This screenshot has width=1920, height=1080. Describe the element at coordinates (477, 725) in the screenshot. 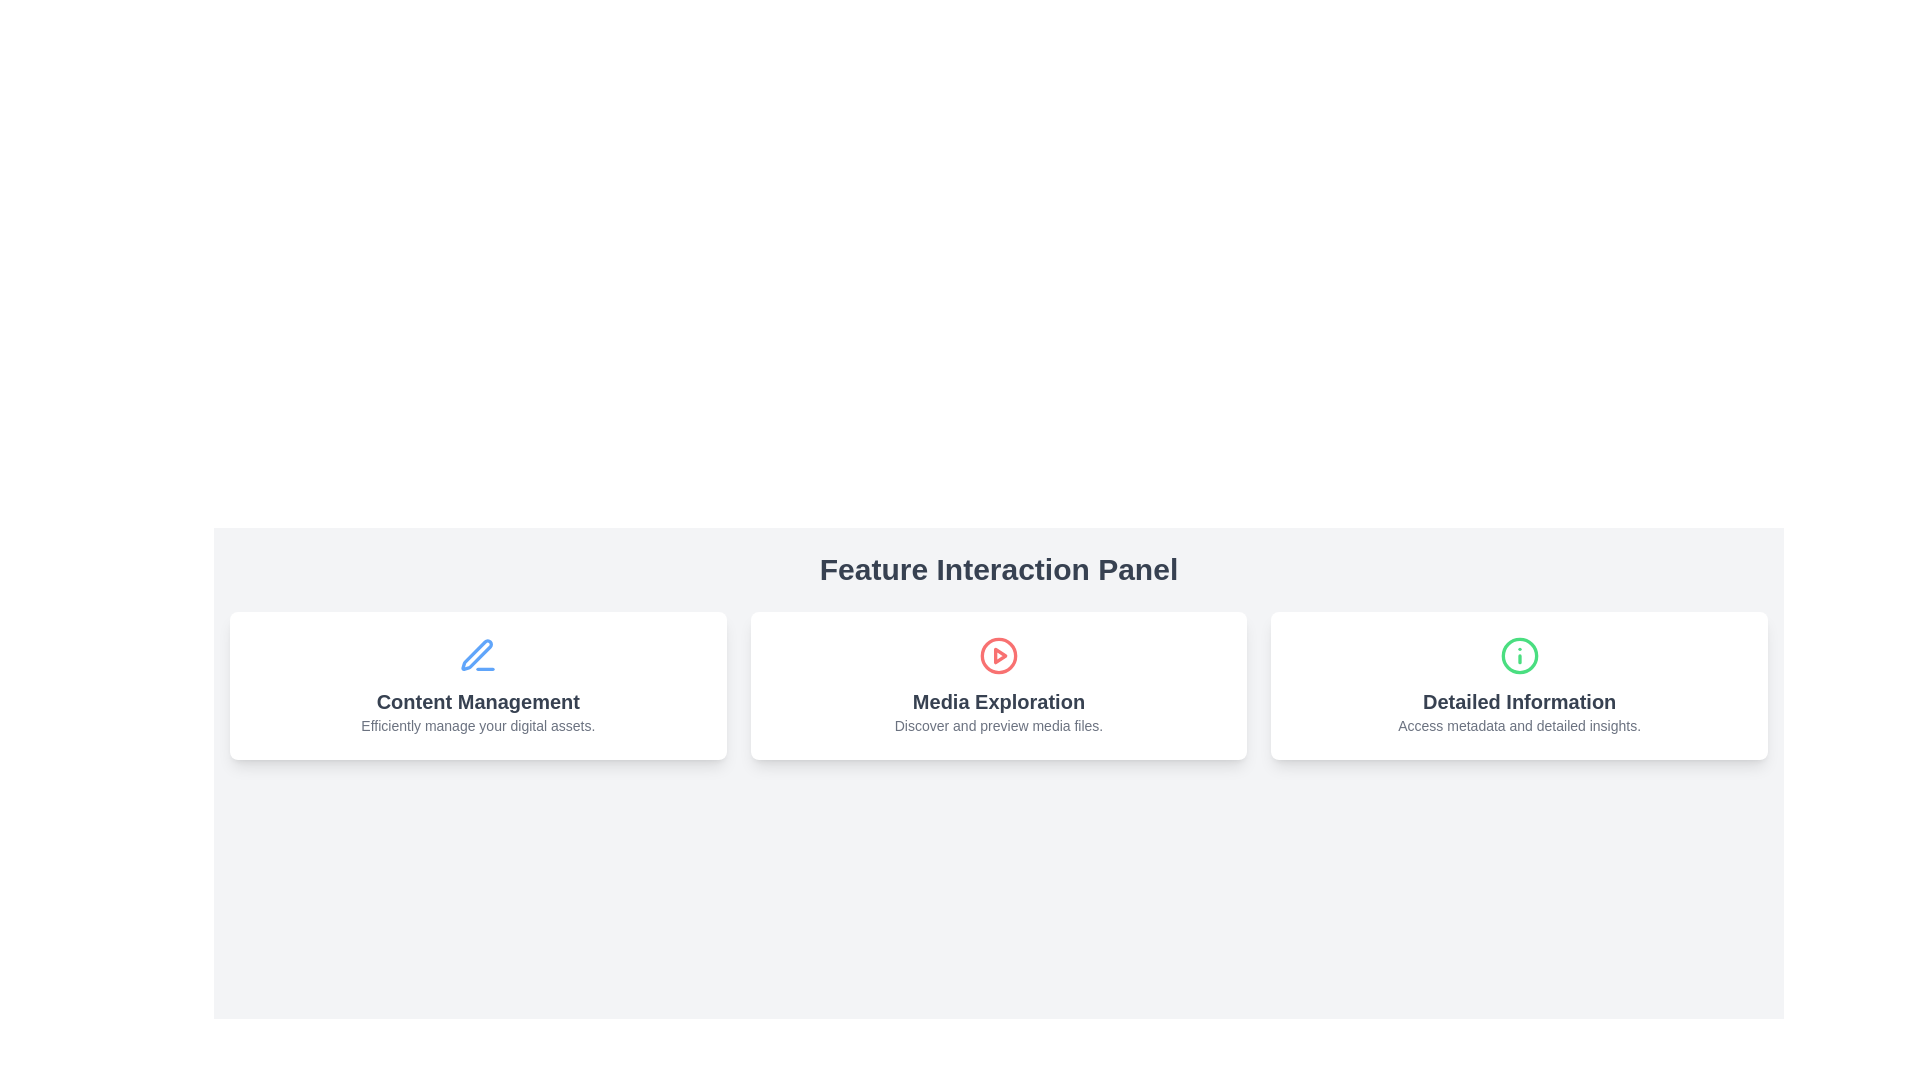

I see `the subtitle text element located directly below the 'Content Management' title in the leftmost card` at that location.